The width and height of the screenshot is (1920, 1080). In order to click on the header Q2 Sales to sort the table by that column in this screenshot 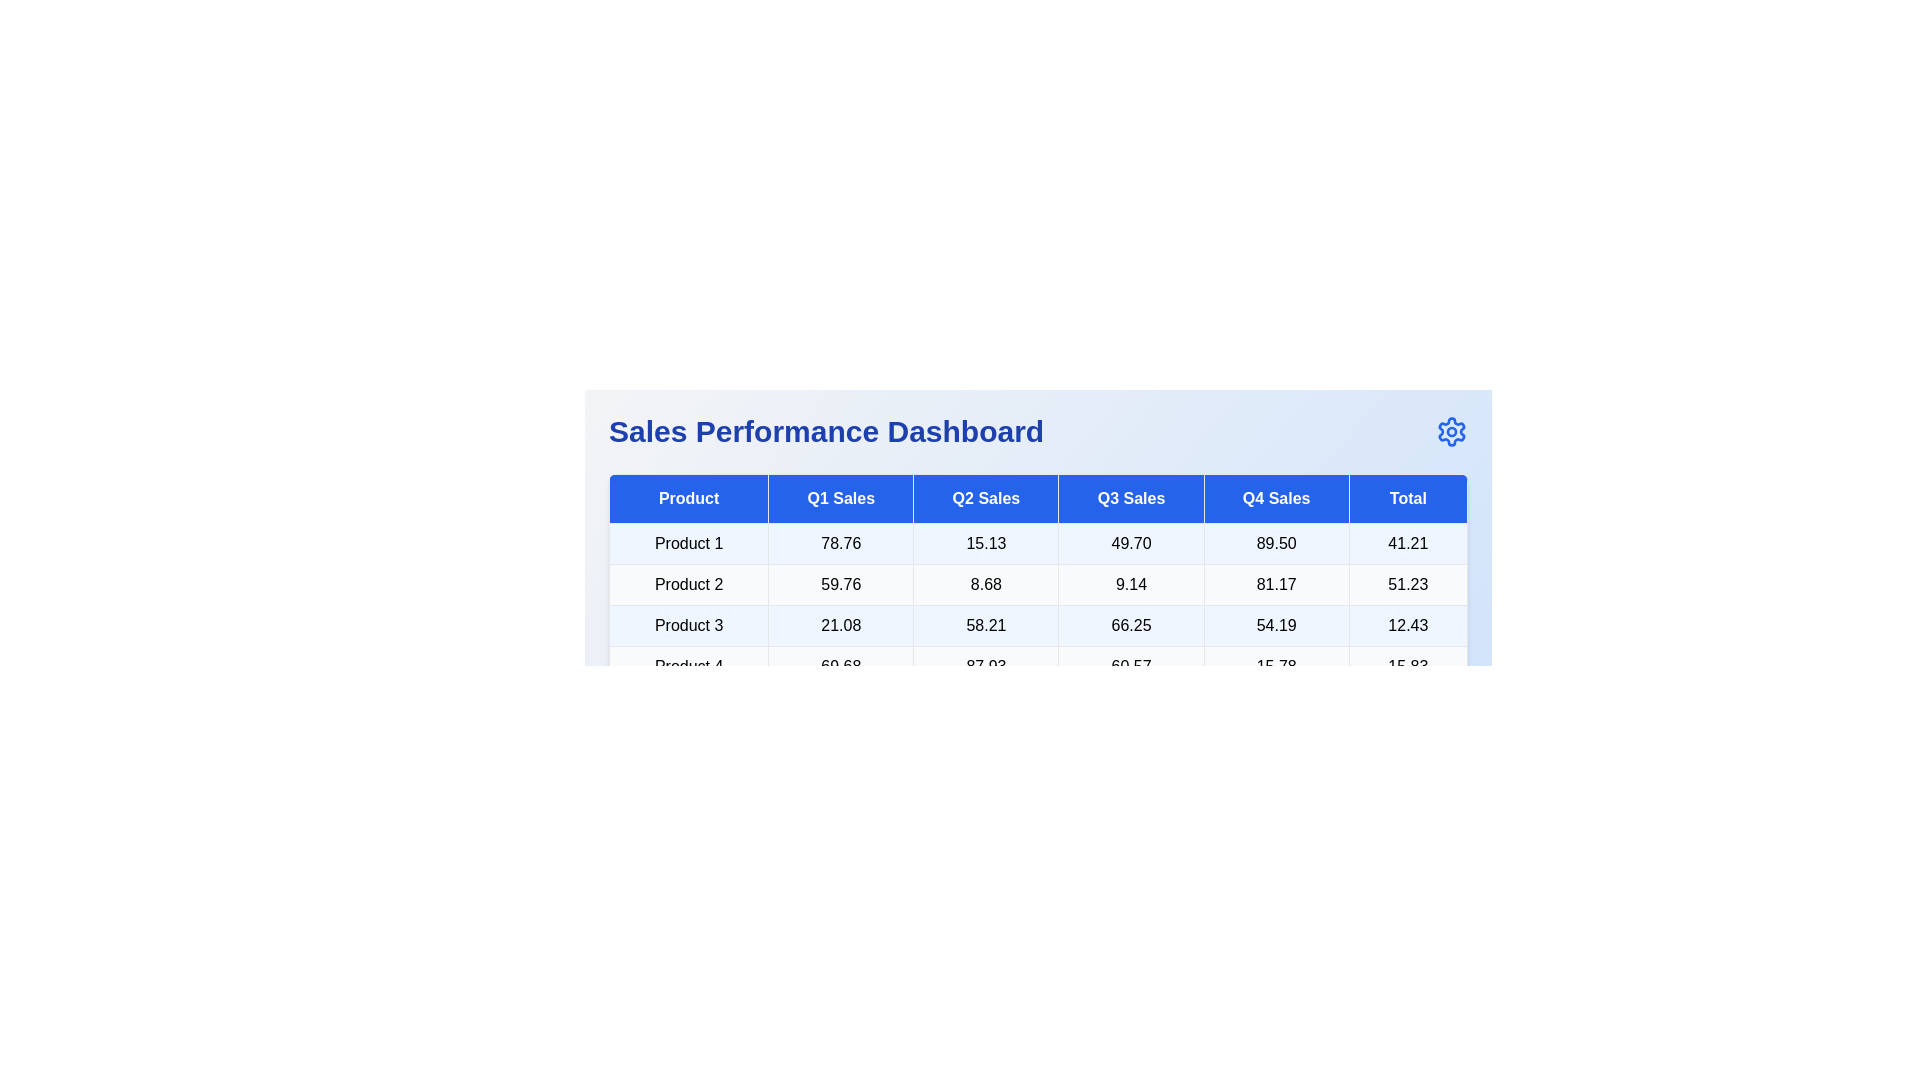, I will do `click(985, 497)`.